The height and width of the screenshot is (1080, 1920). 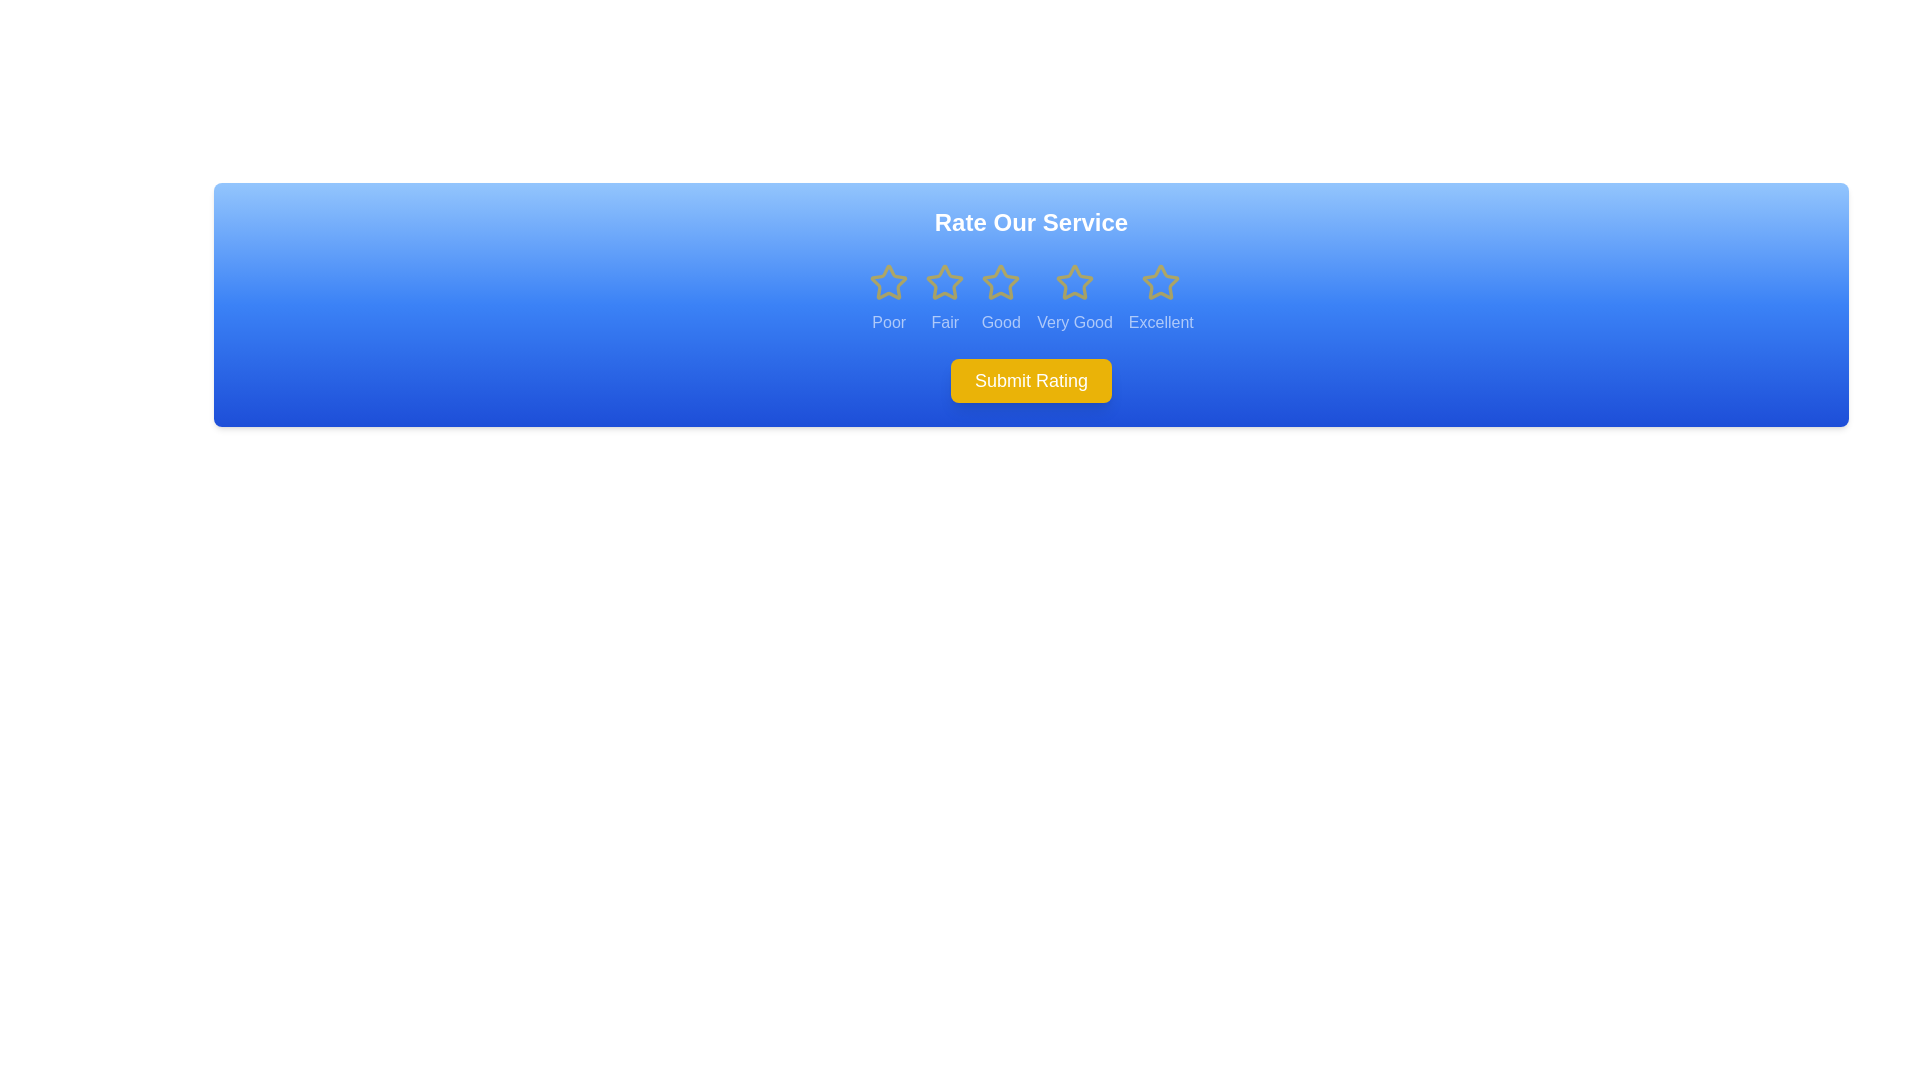 What do you see at coordinates (1001, 322) in the screenshot?
I see `text label that displays 'Good', which is styled in bold white font against a blue gradient background, located below the third star in a series of five rating stars` at bounding box center [1001, 322].